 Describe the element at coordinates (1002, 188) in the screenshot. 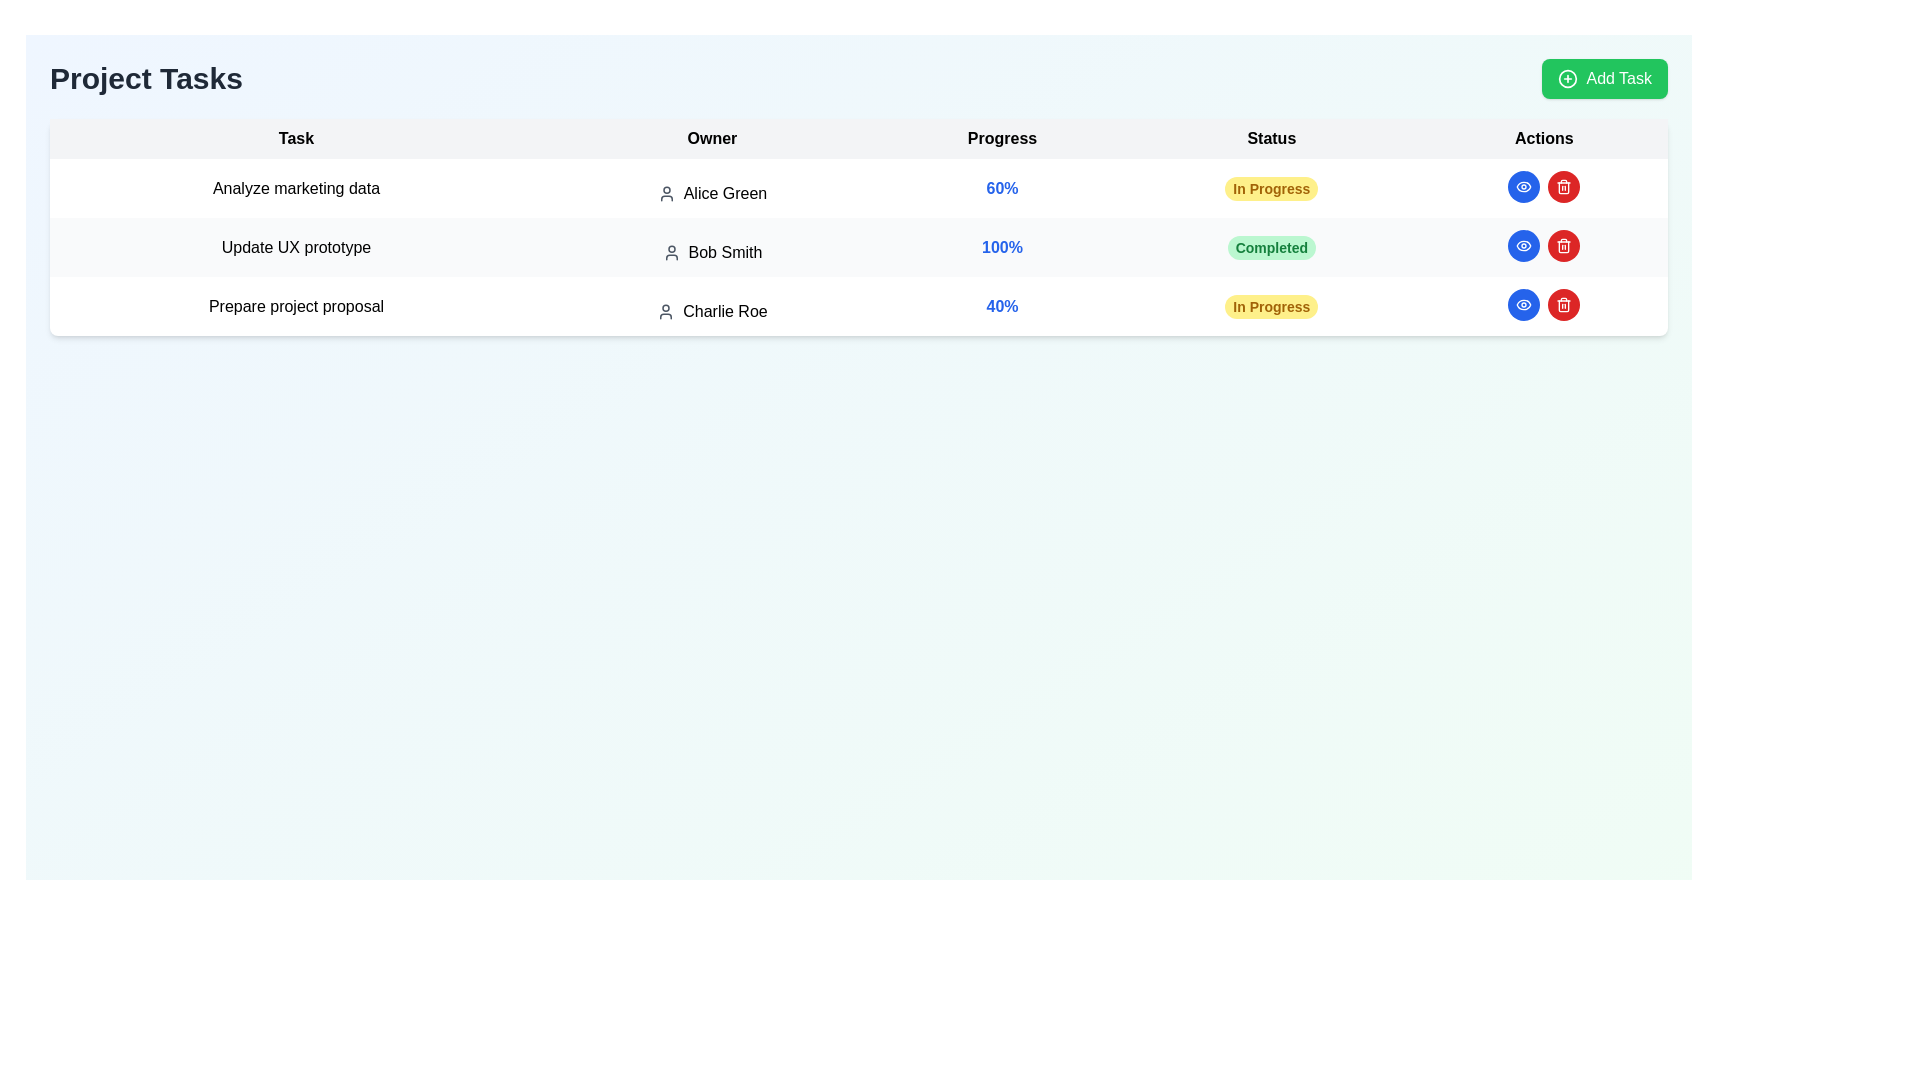

I see `the progress percentage text label indicating the current progress status of the task 'Analyze marketing data', located in the second row of the table under the 'Progress' header, adjacent to 'Owner' column showing 'Alice Green' and 'Status' column showing 'In Progress'` at that location.